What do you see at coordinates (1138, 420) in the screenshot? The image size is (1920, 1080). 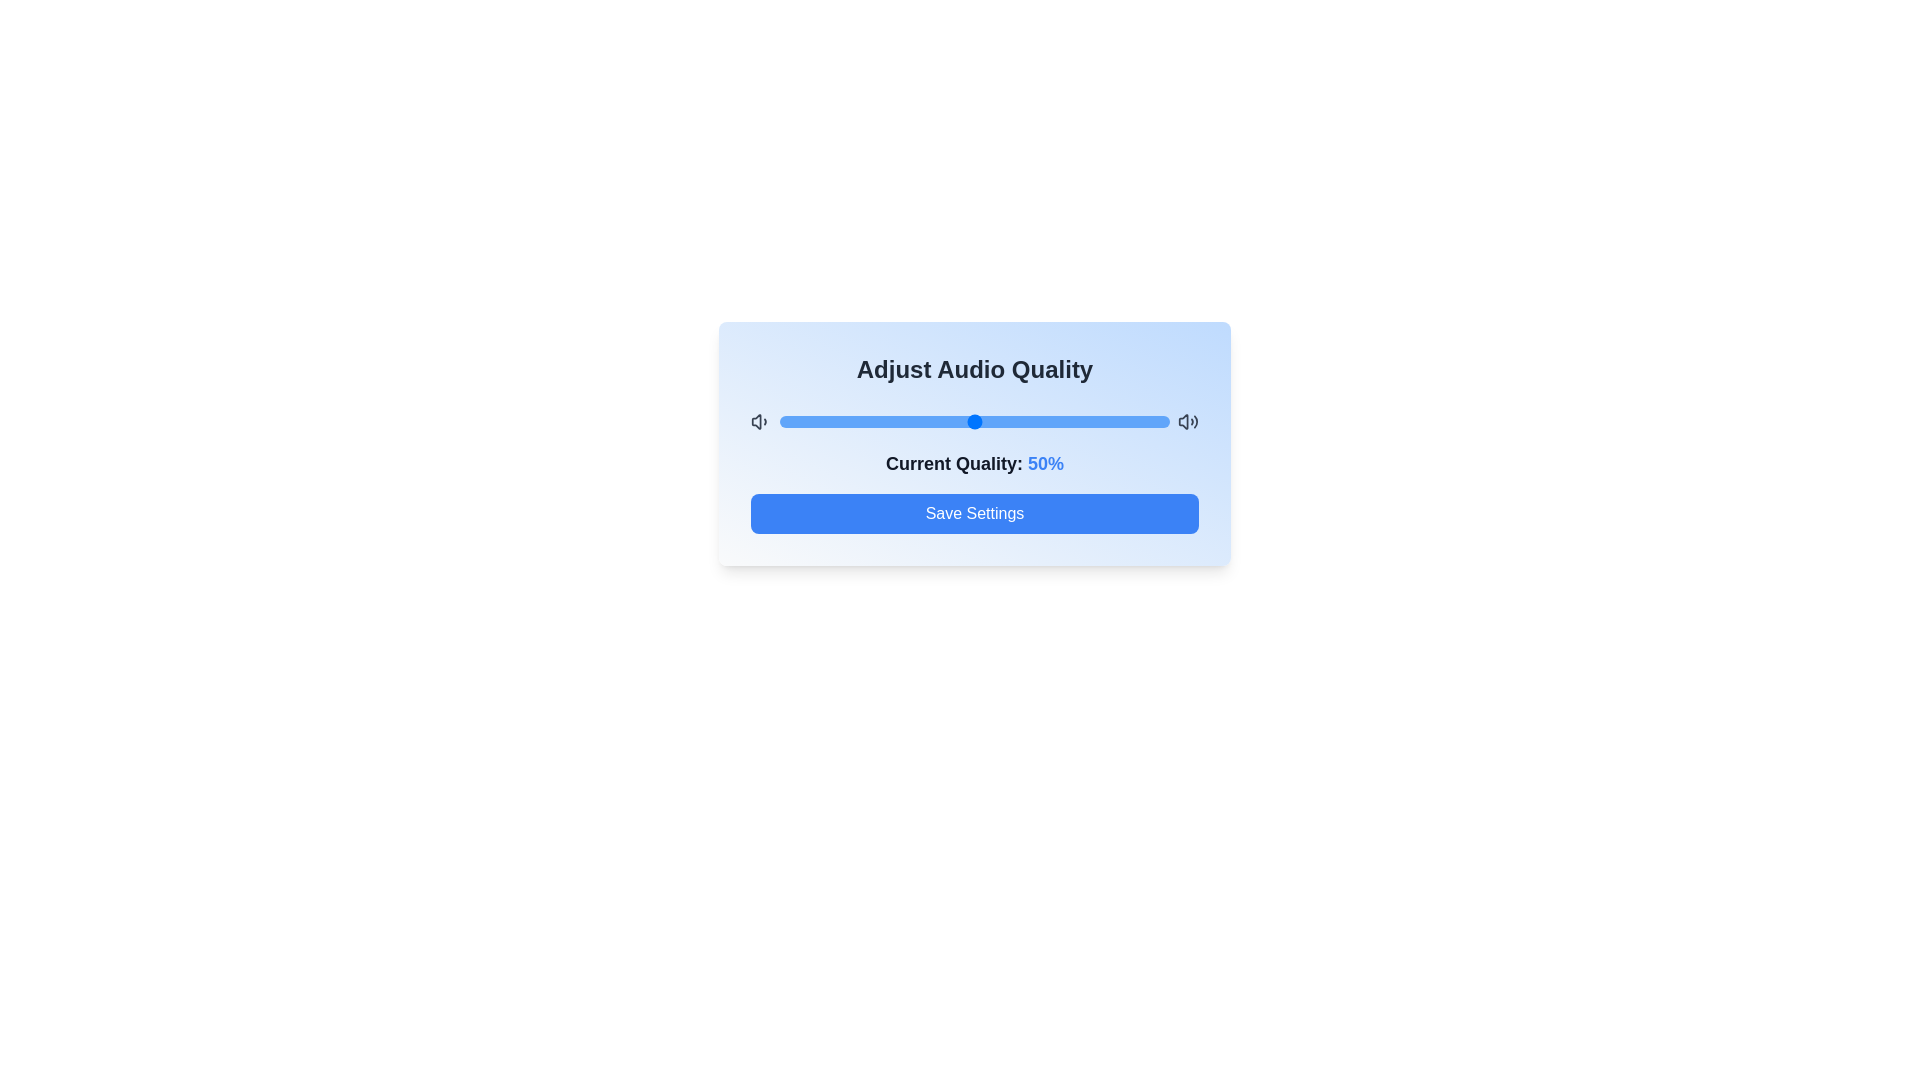 I see `the audio quality to 92% by dragging the slider` at bounding box center [1138, 420].